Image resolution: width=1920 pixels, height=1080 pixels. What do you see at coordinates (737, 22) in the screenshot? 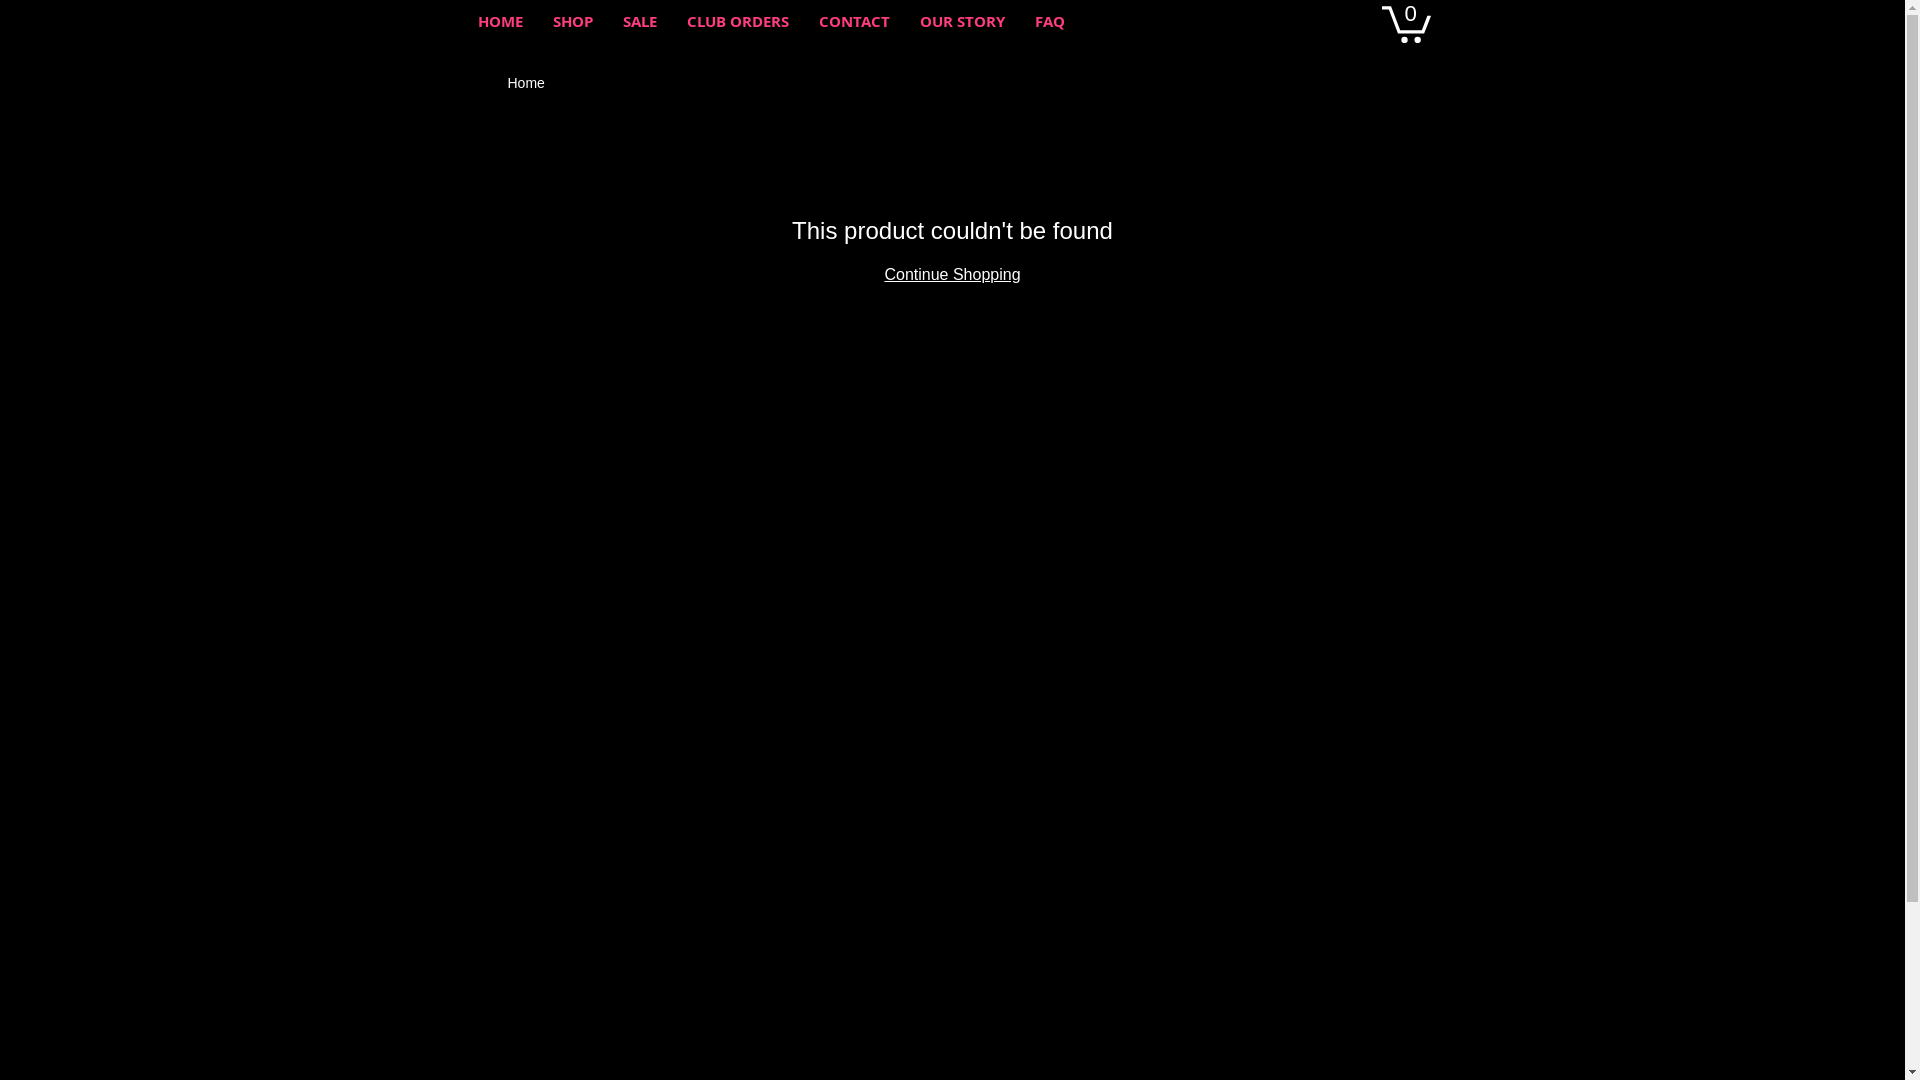
I see `'CLUB ORDERS'` at bounding box center [737, 22].